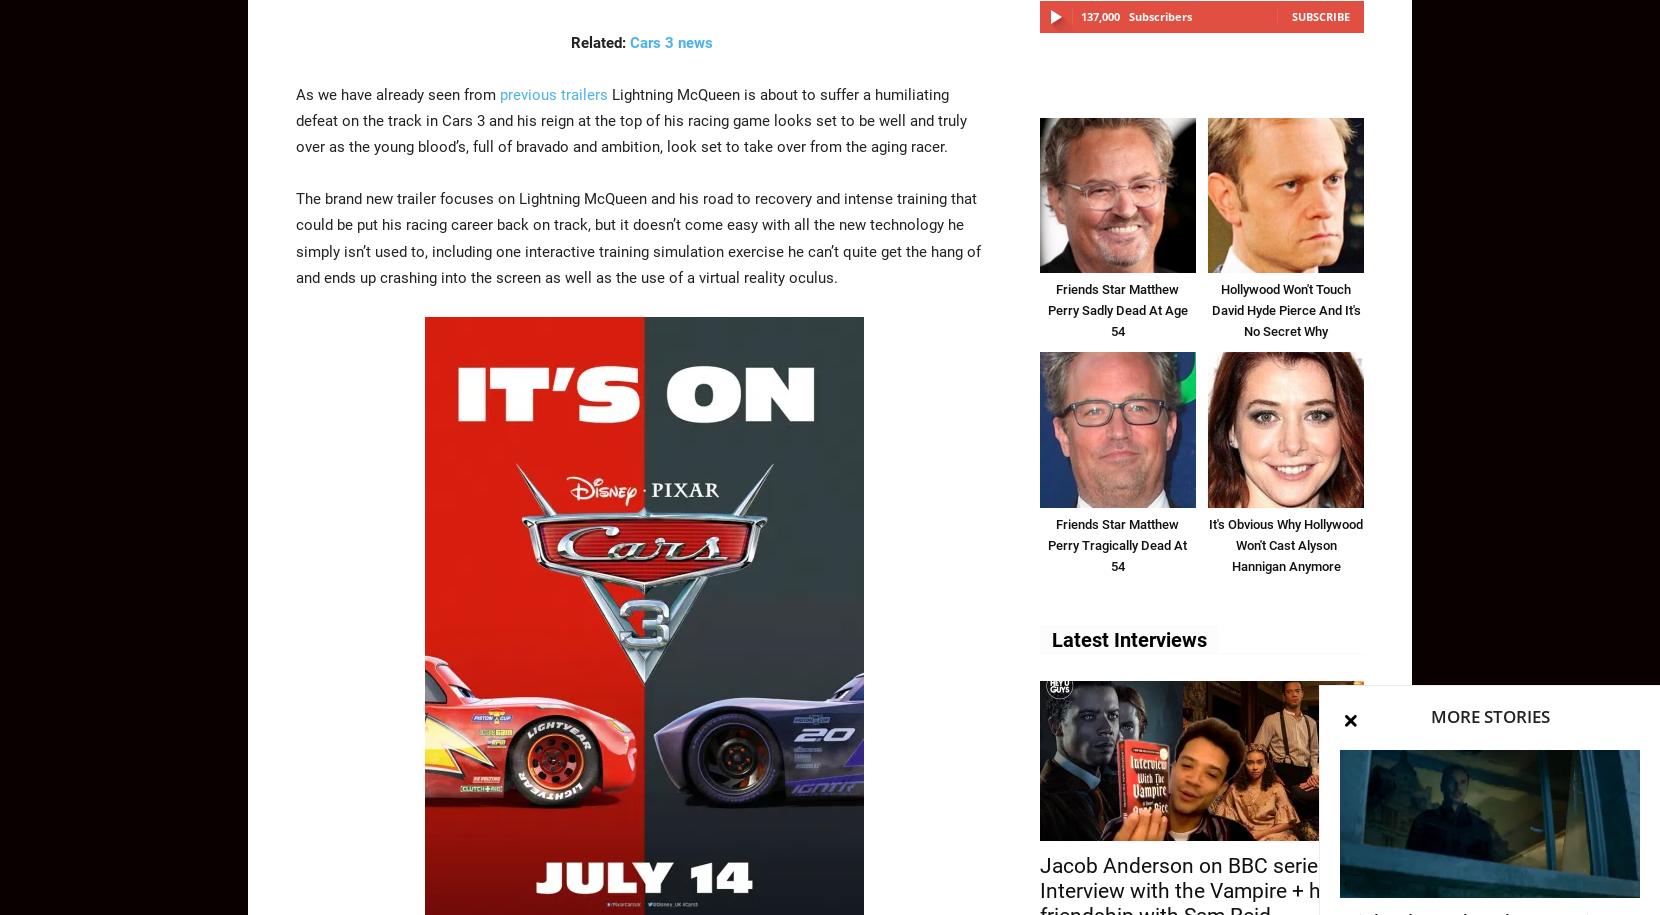  Describe the element at coordinates (630, 120) in the screenshot. I see `'Lightning McQueen is about to suffer a humiliating defeat on the track in Cars 3 and his reign at the top of his racing game looks set to be well and truly over as the young blood’s, full of bravado and ambition, look set to take over from the aging racer.'` at that location.